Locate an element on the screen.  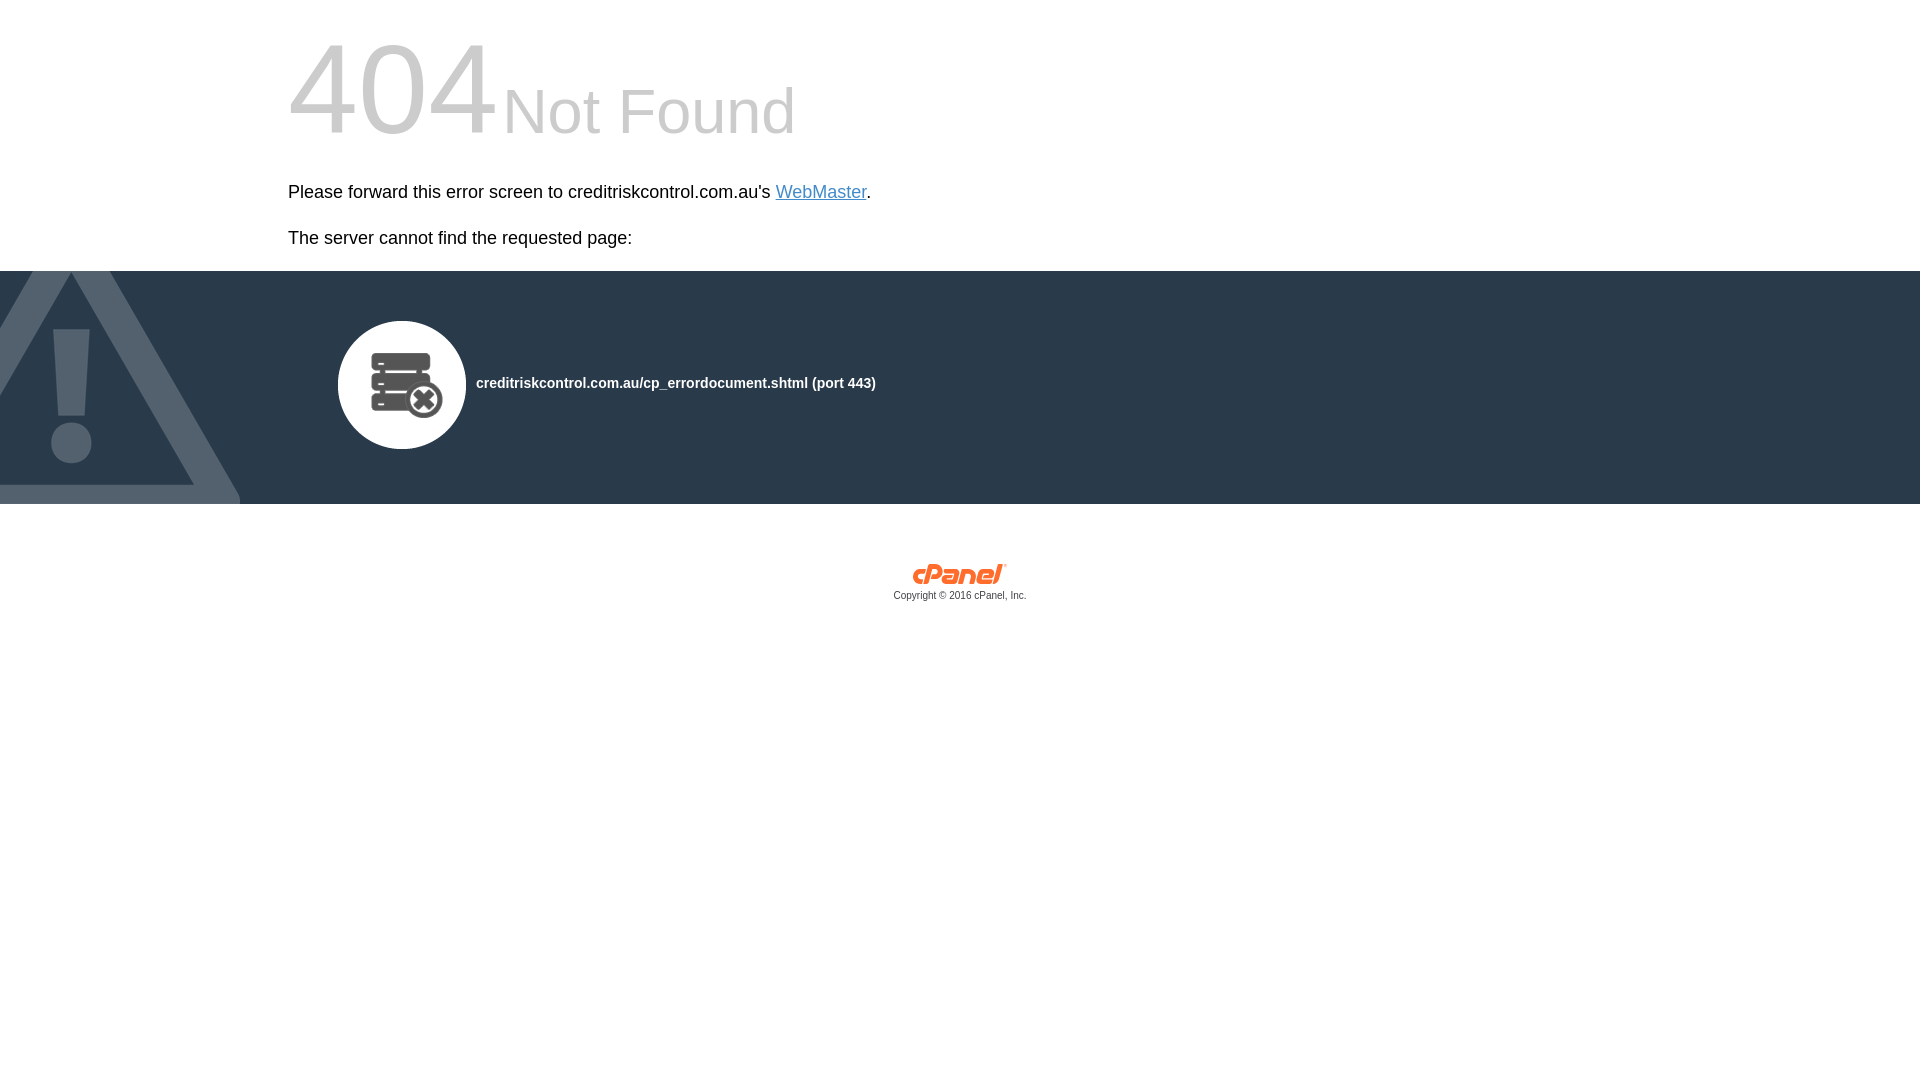
'WebMaster' is located at coordinates (821, 192).